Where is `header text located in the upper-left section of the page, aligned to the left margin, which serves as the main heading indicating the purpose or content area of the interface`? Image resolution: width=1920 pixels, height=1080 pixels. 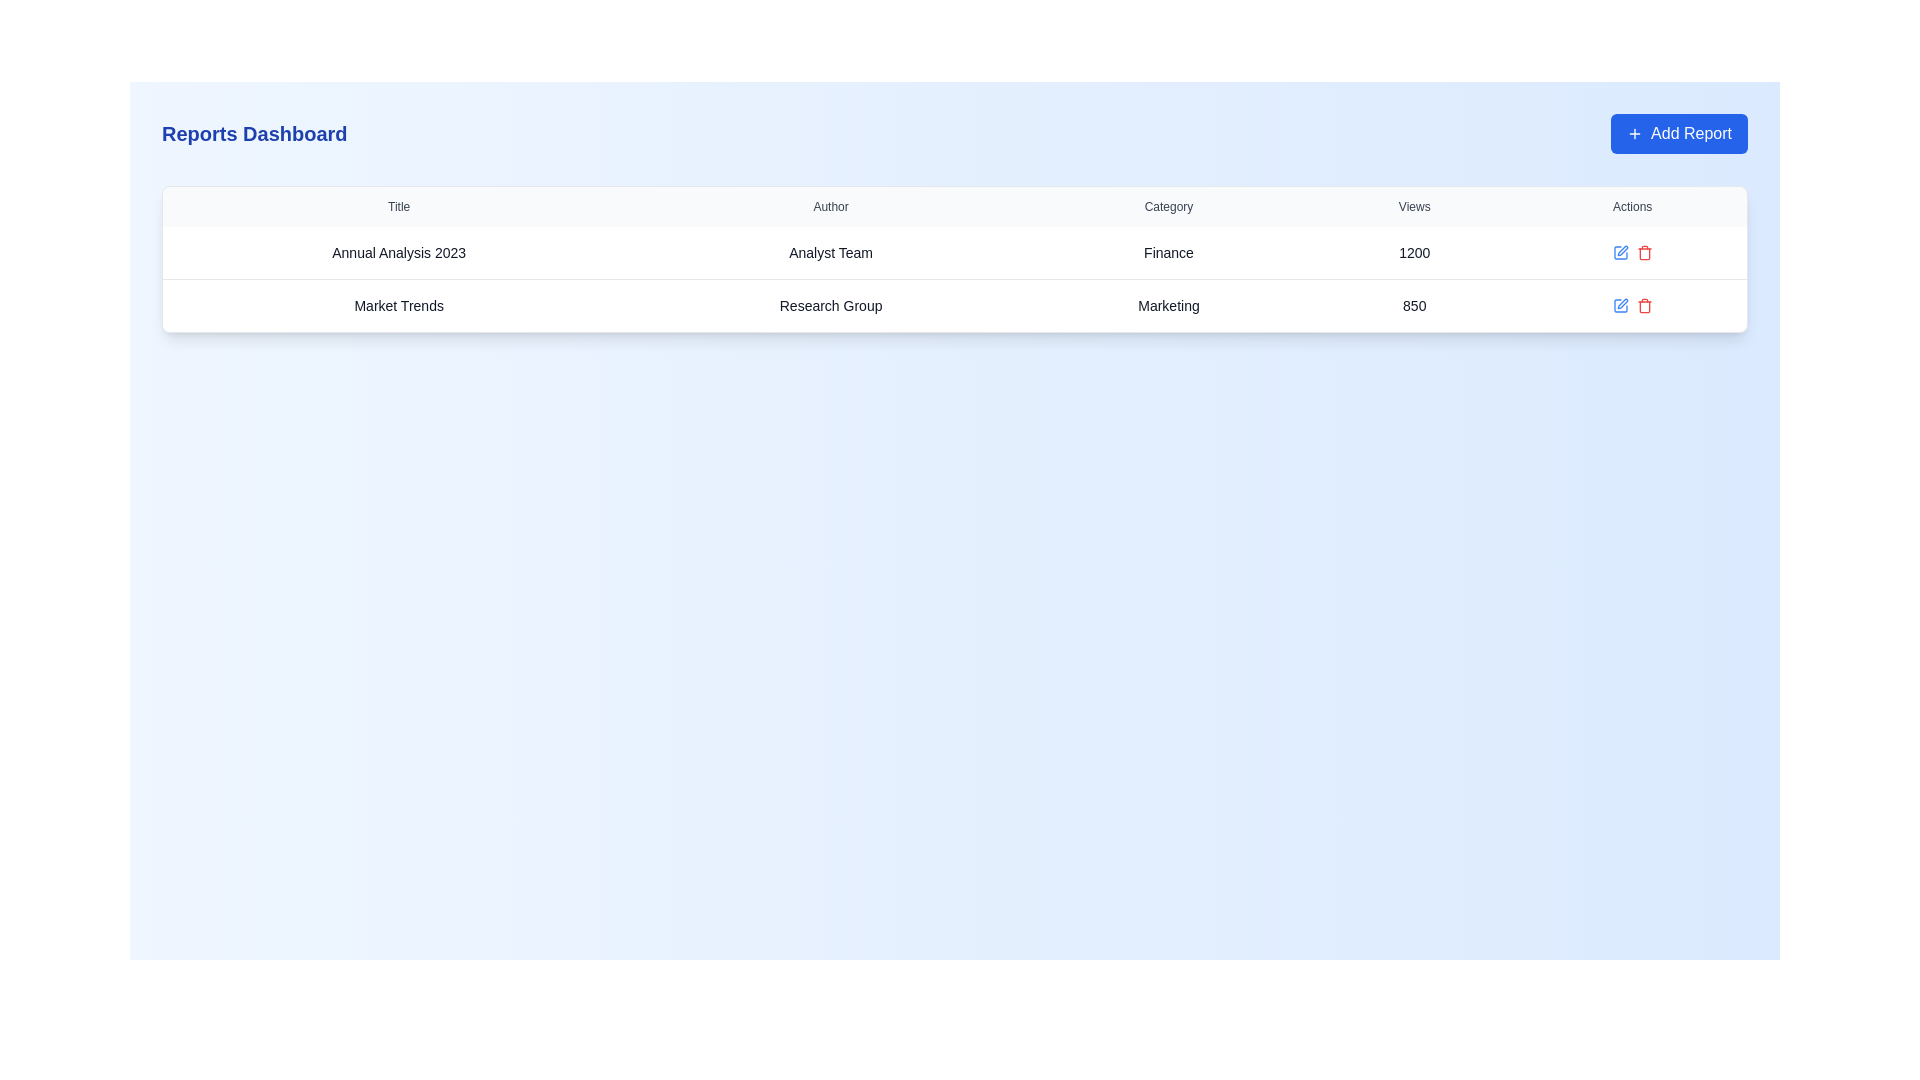
header text located in the upper-left section of the page, aligned to the left margin, which serves as the main heading indicating the purpose or content area of the interface is located at coordinates (253, 134).